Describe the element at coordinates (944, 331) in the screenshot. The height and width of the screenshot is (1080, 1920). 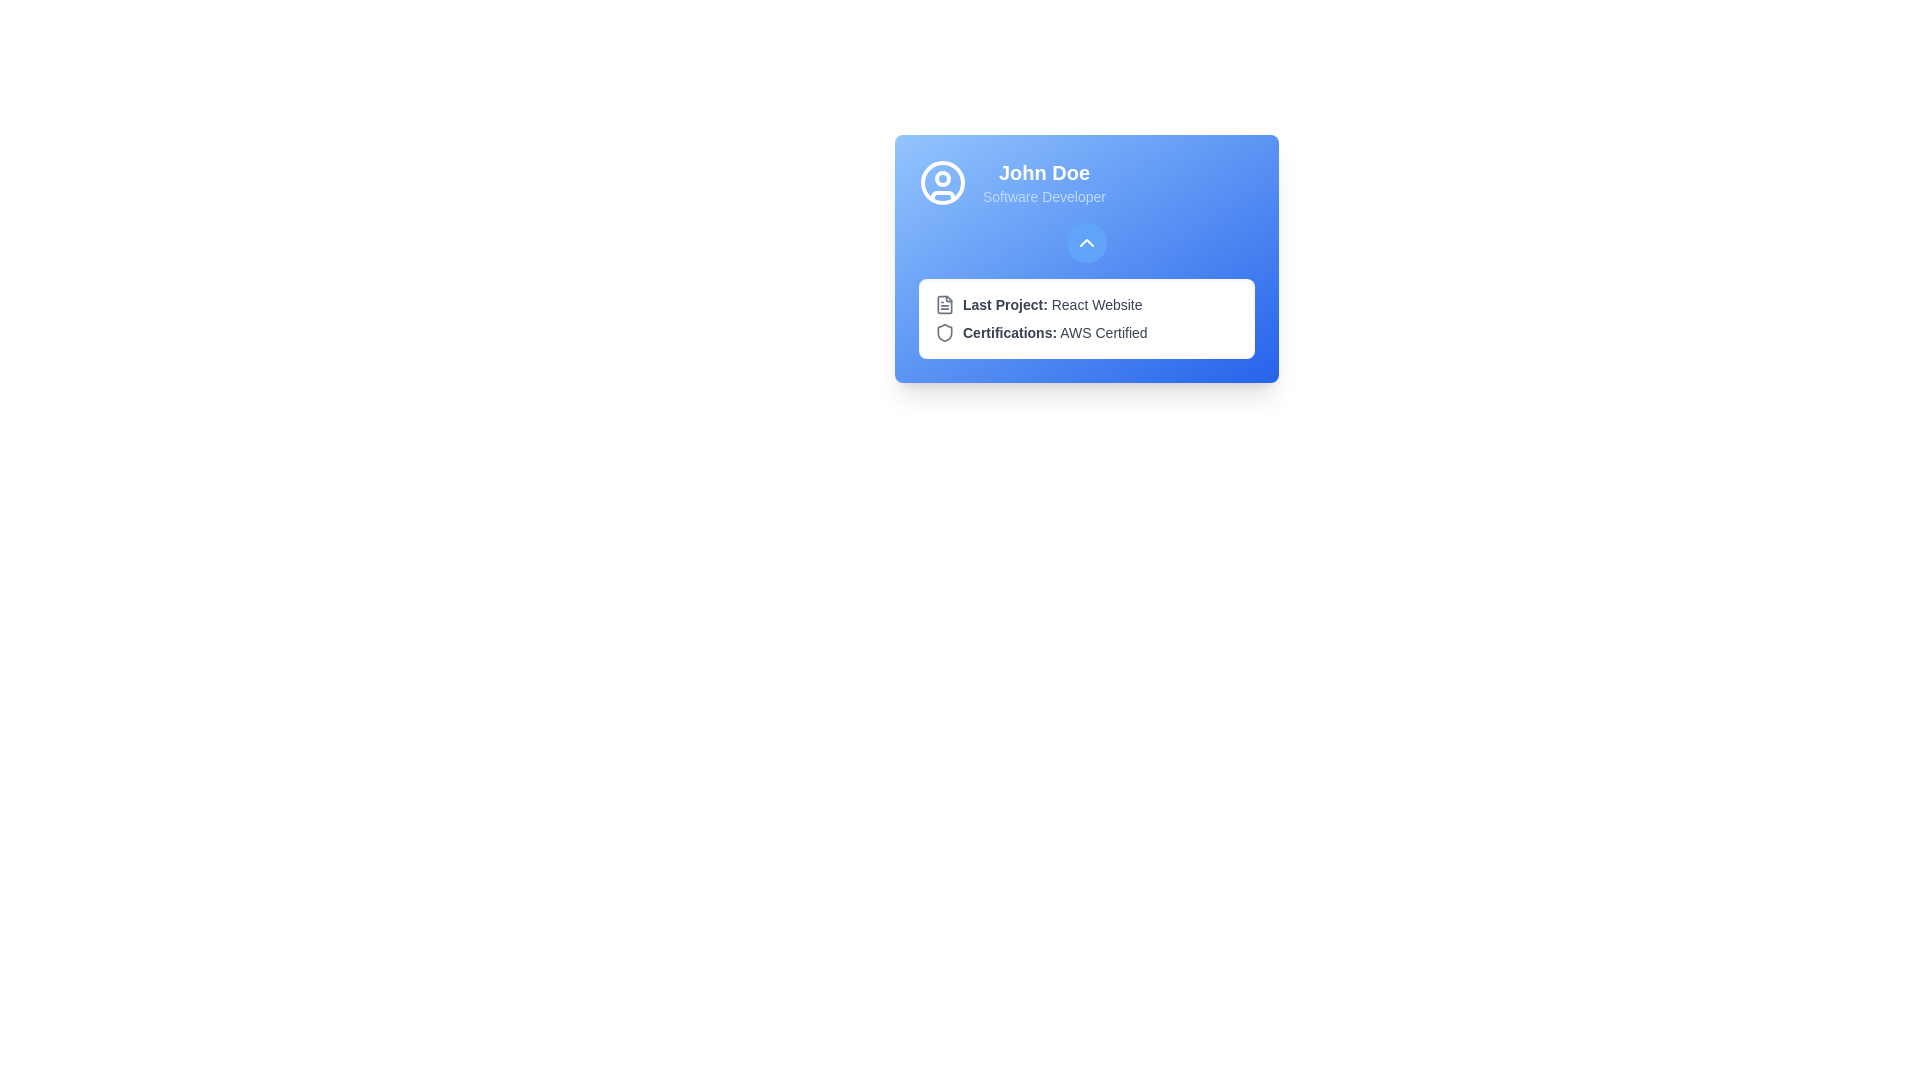
I see `the certification icon located to the left of the label 'Certifications: AWS Certified'` at that location.